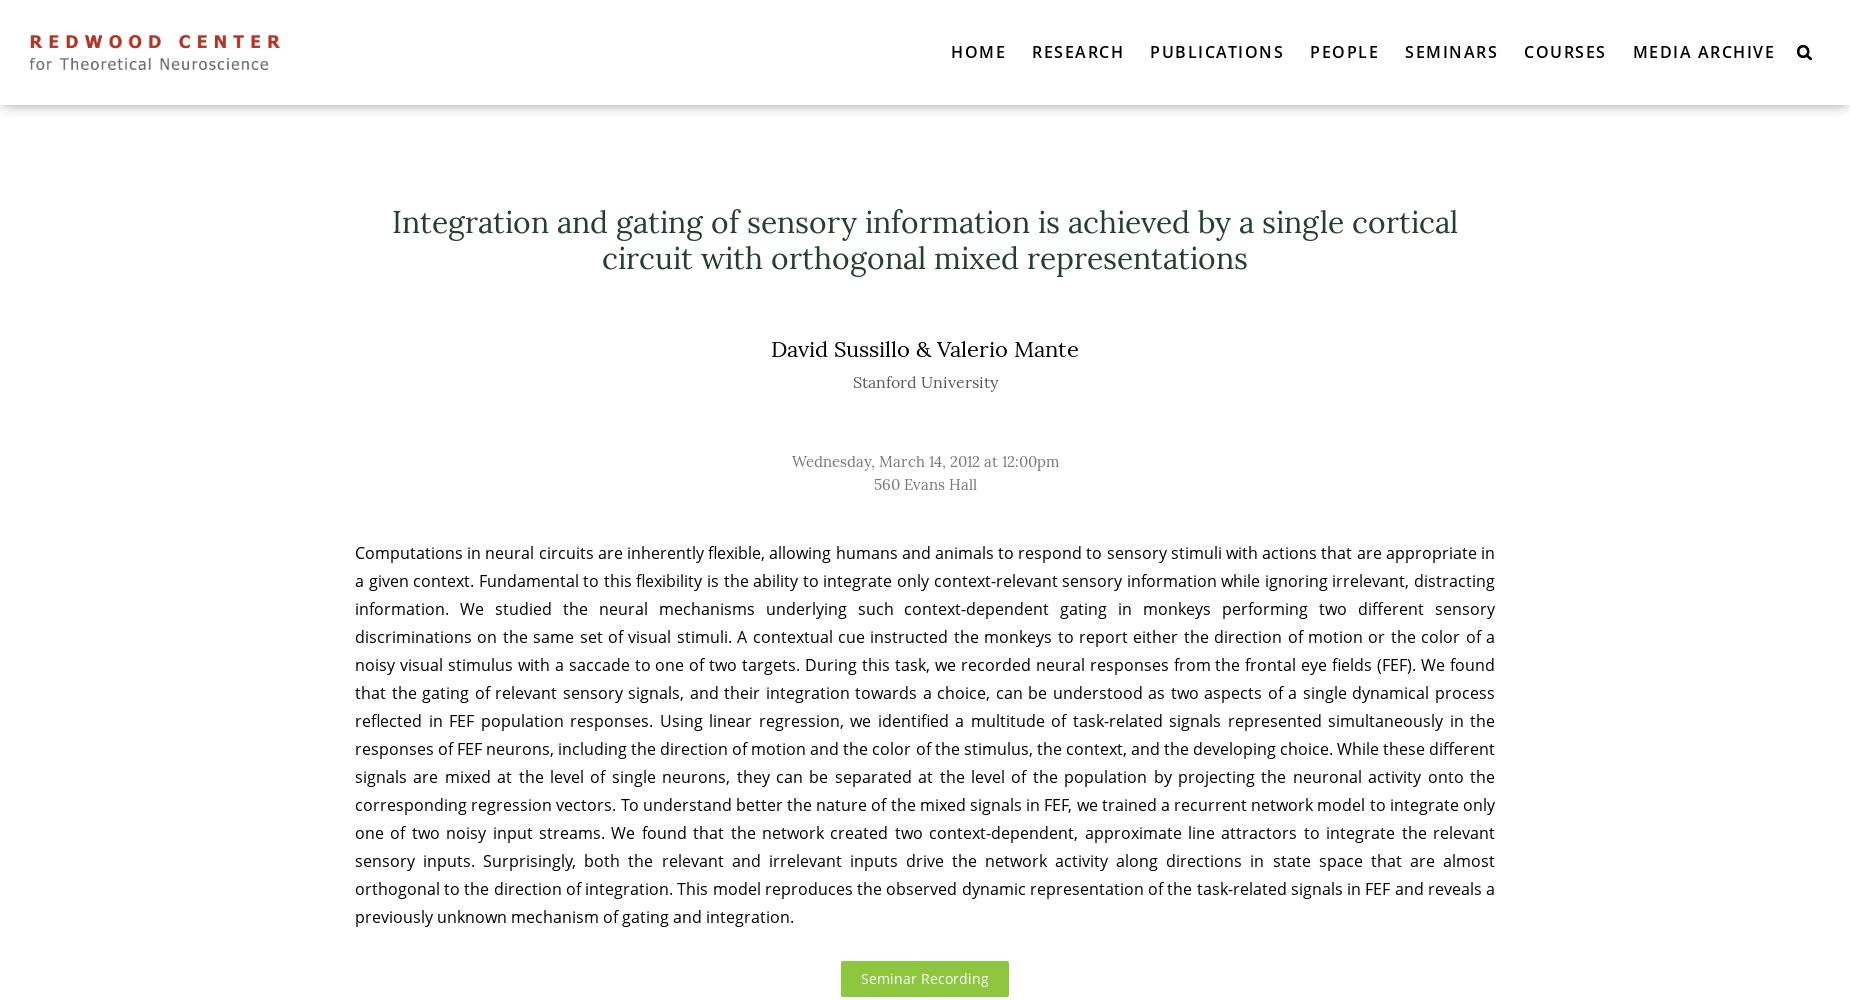 The height and width of the screenshot is (1000, 1850). What do you see at coordinates (1405, 51) in the screenshot?
I see `'Seminars'` at bounding box center [1405, 51].